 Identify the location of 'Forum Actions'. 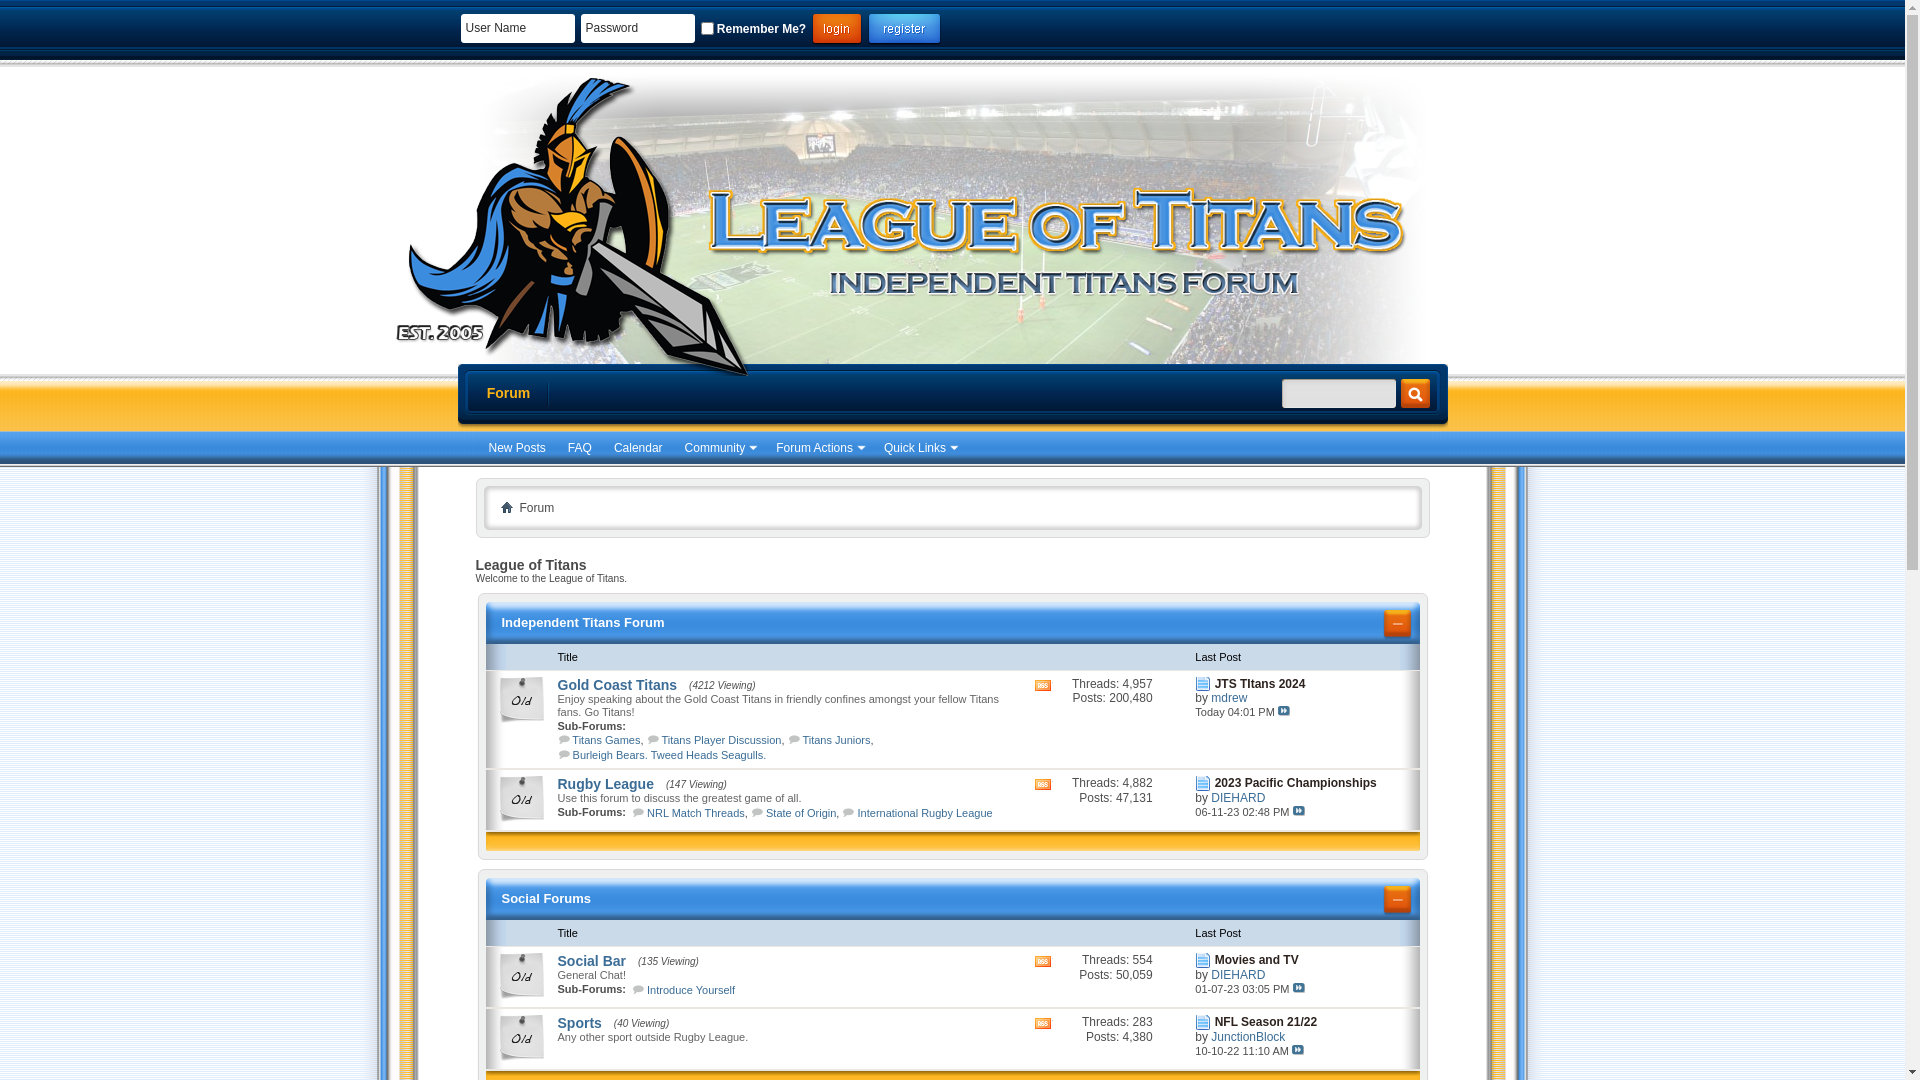
(819, 447).